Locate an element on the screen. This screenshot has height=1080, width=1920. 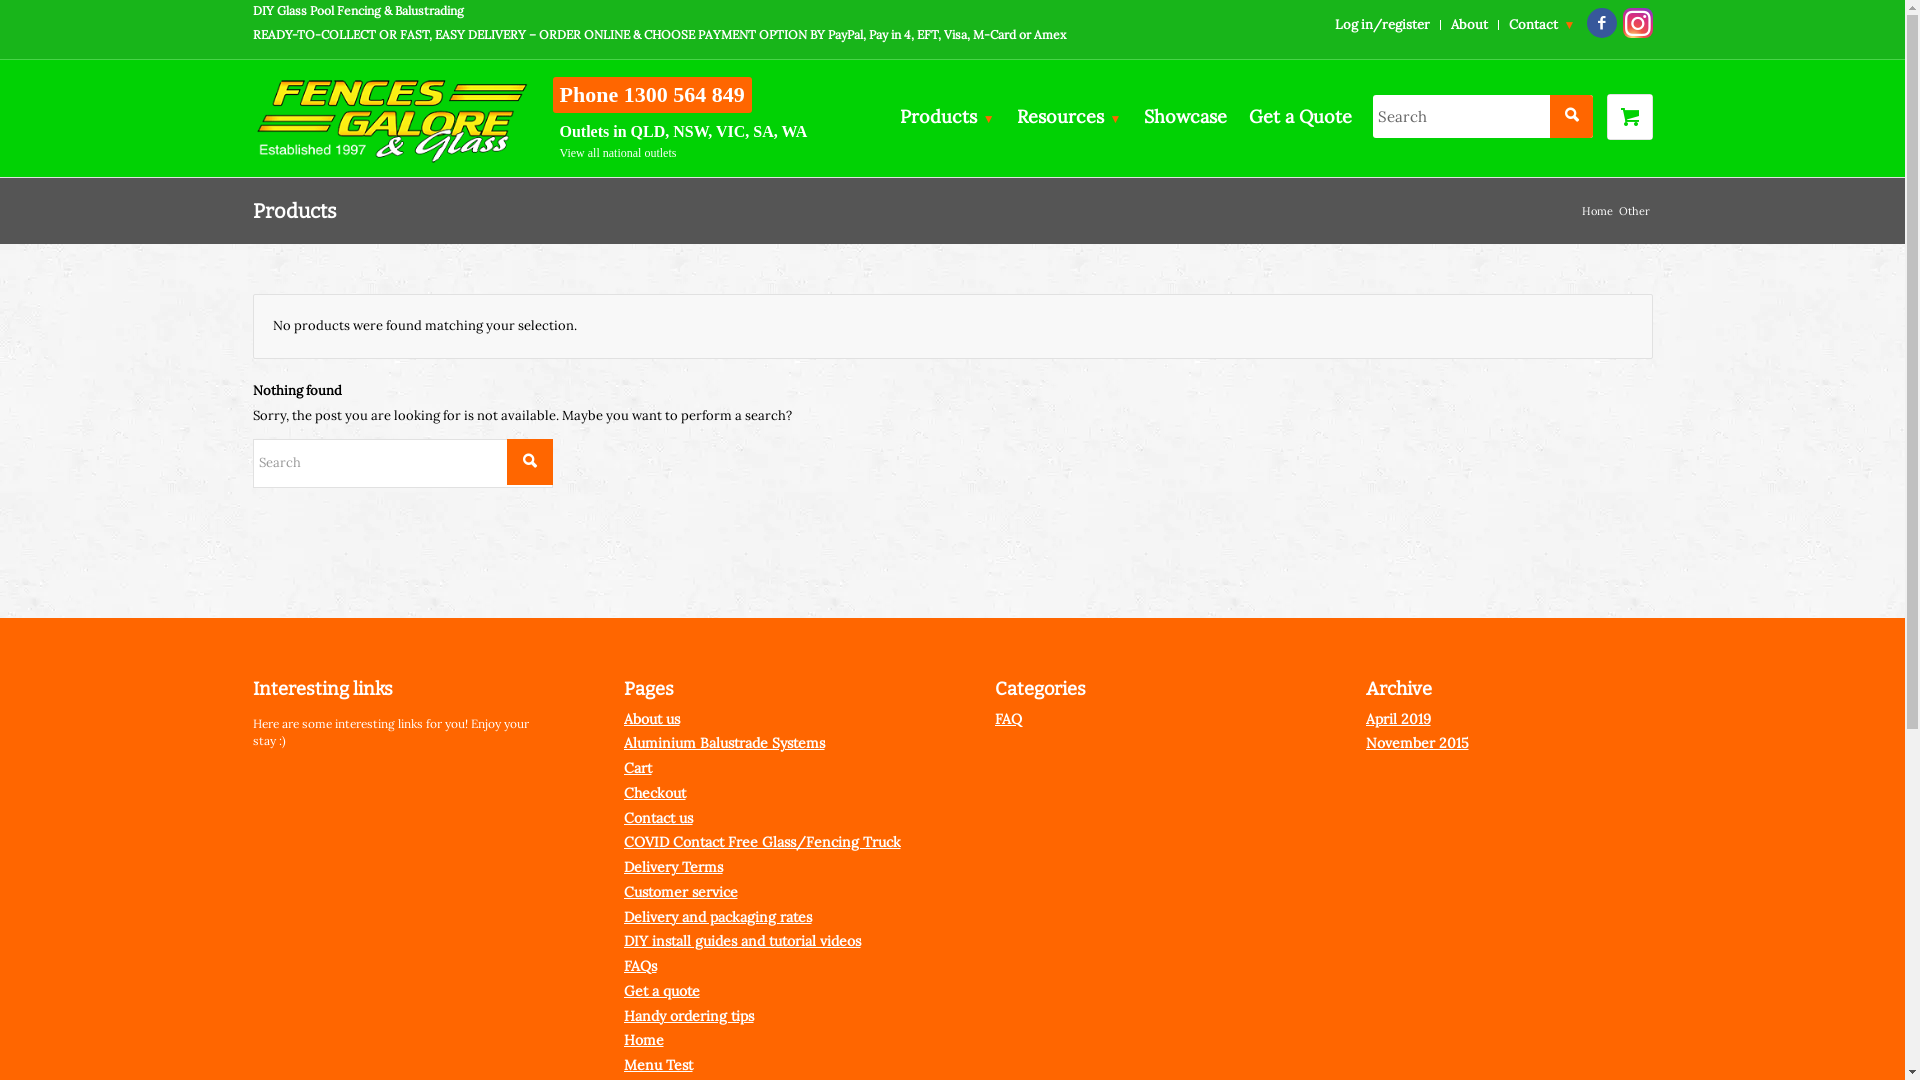
'Delivery and packaging rates' is located at coordinates (718, 917).